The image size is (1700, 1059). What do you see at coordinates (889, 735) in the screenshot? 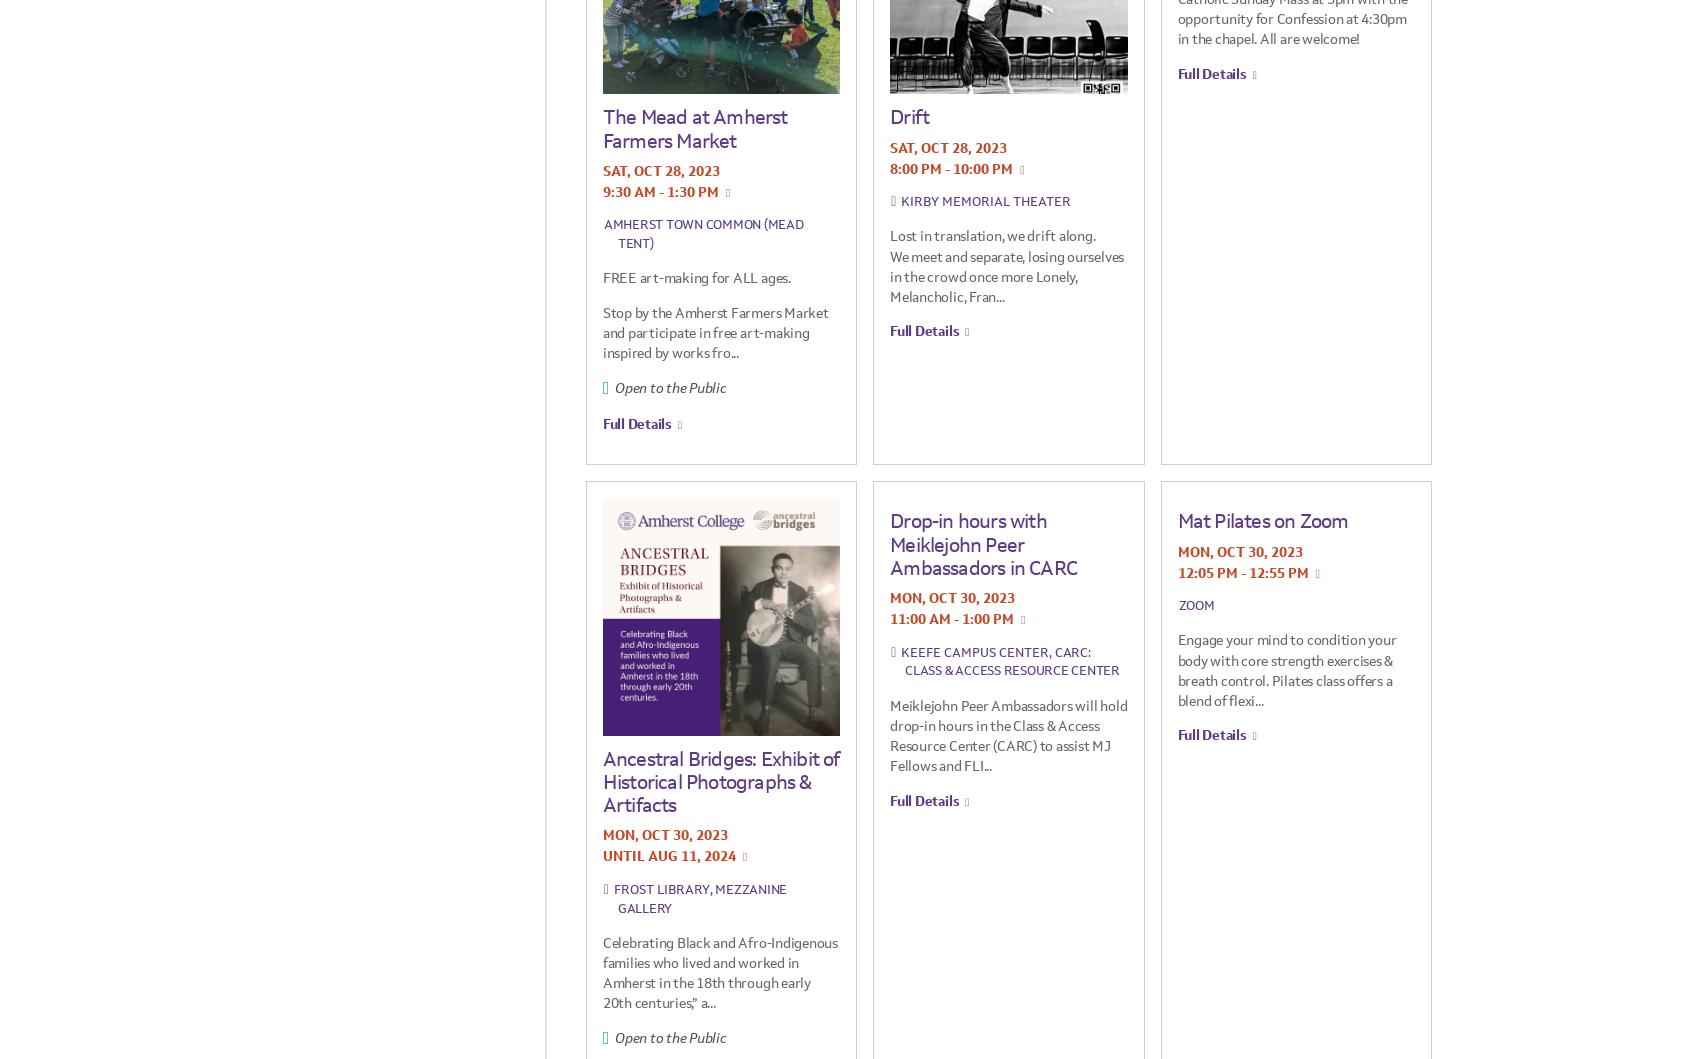
I see `'Meiklejohn Peer Ambassadors will hold drop-in hours in the Class & Access Resource Center (CARC) to assist MJ Fellows and FLI...'` at bounding box center [889, 735].